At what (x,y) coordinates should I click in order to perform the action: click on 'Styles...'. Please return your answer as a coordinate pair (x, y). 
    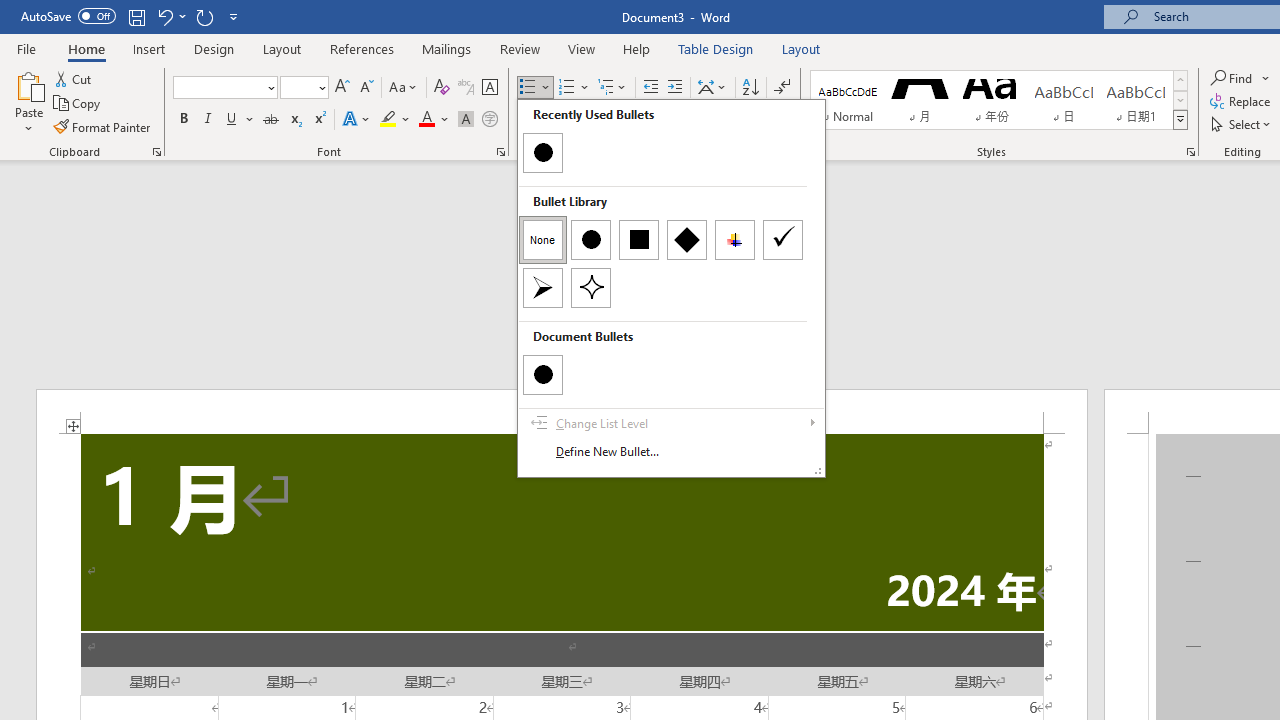
    Looking at the image, I should click on (1191, 150).